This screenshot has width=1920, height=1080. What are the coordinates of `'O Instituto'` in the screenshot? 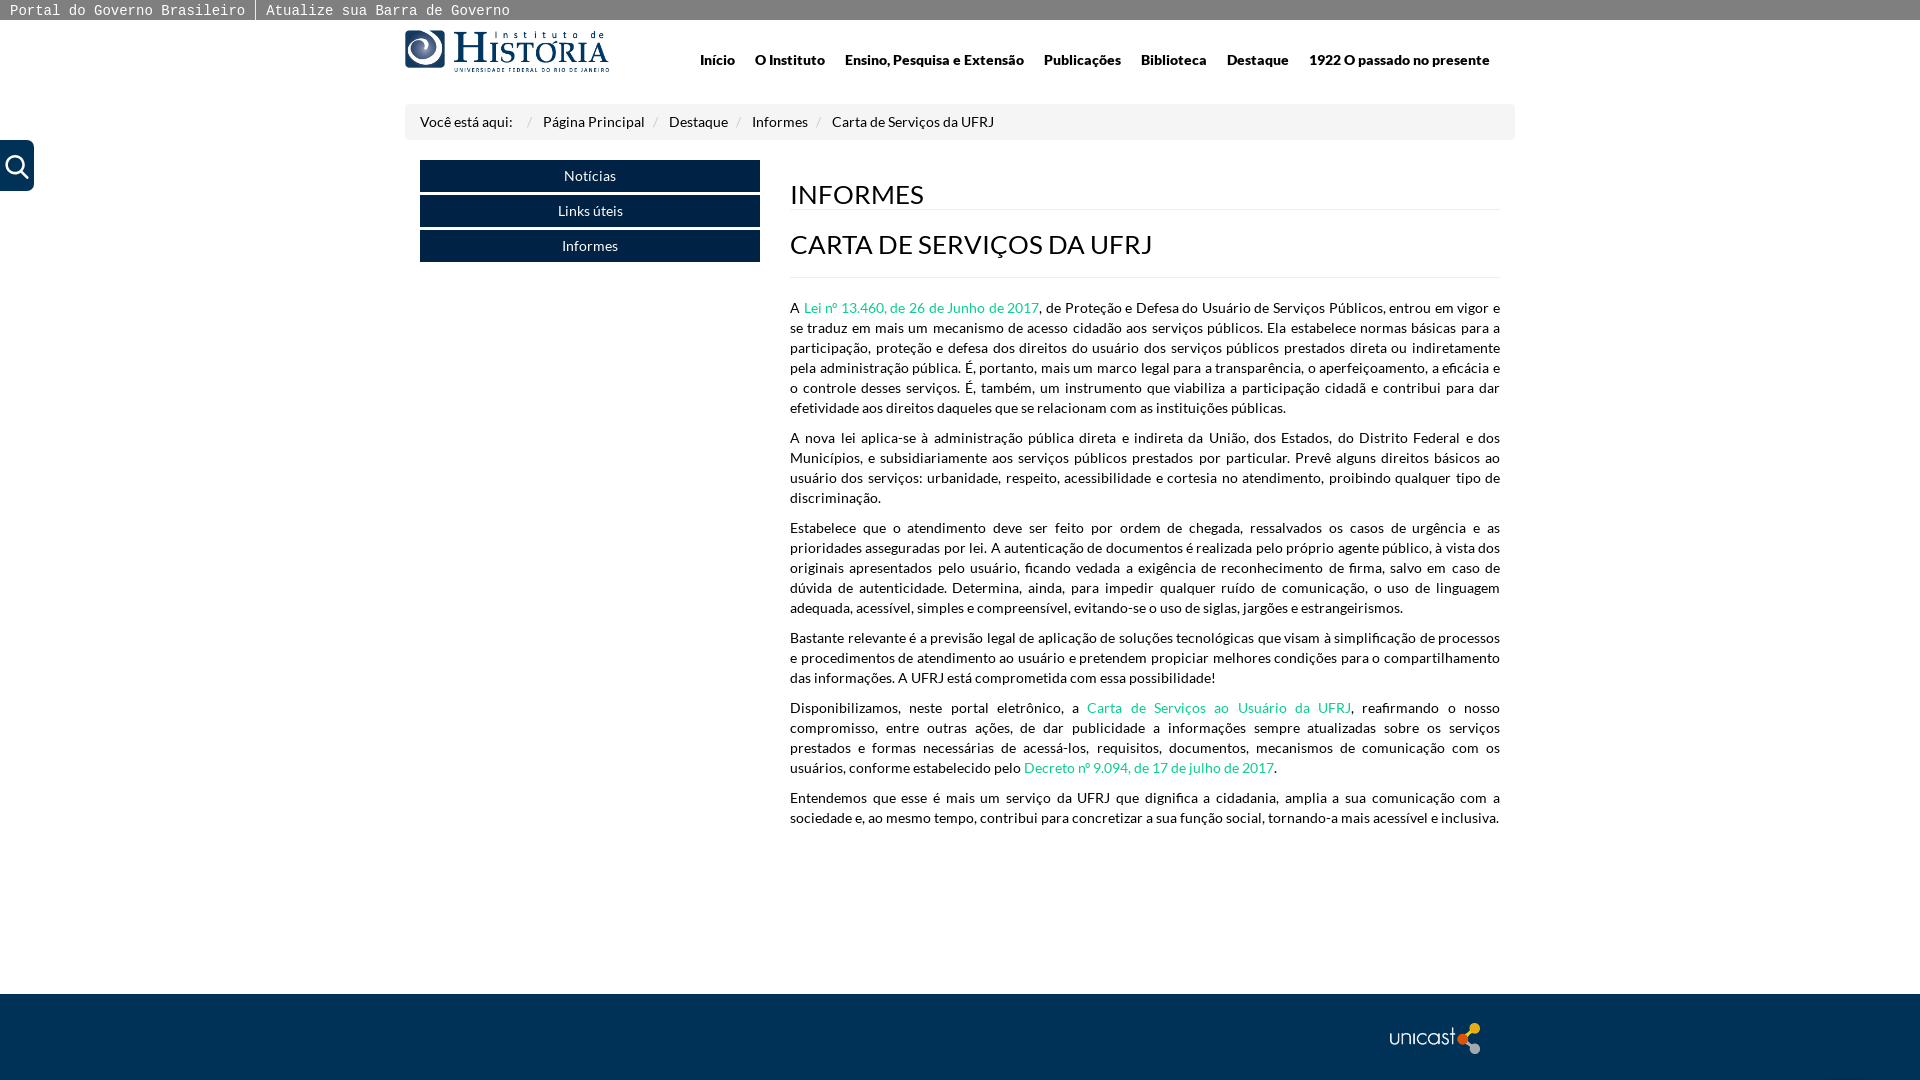 It's located at (753, 58).